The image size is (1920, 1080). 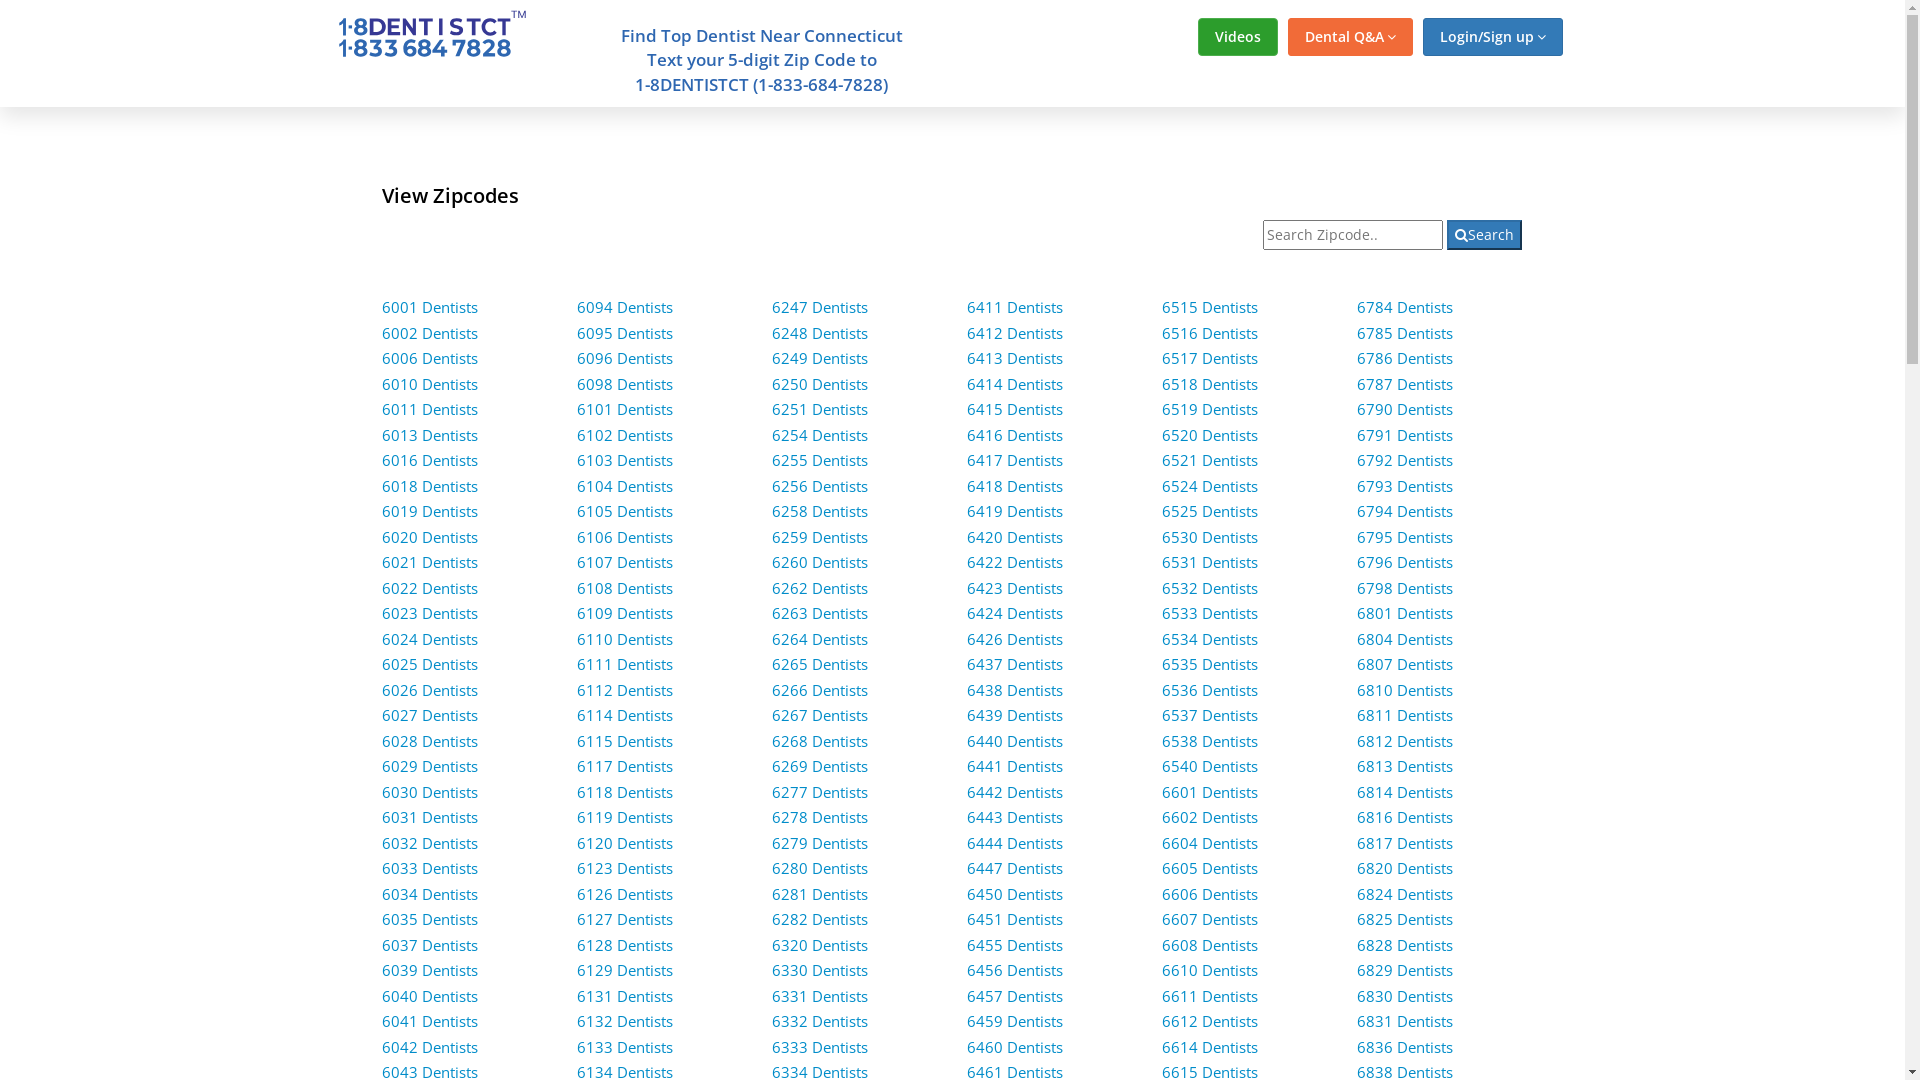 I want to click on '6817 Dentists', so click(x=1404, y=843).